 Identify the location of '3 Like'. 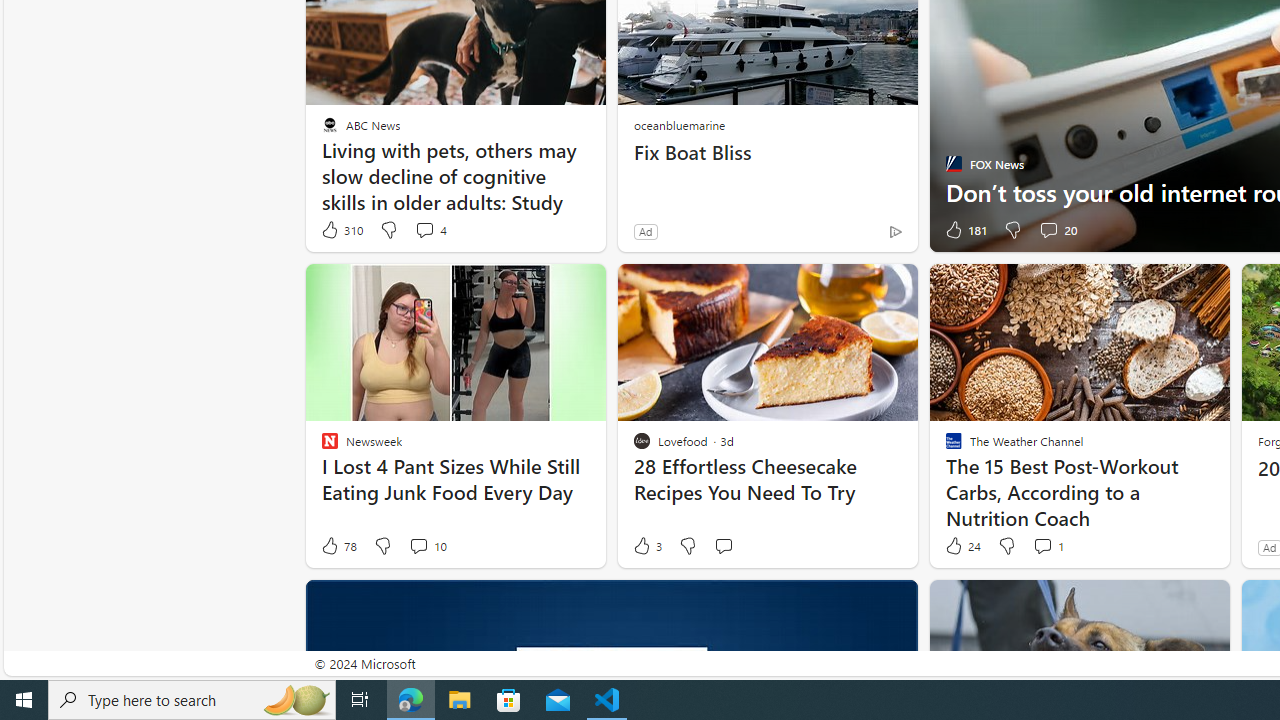
(646, 546).